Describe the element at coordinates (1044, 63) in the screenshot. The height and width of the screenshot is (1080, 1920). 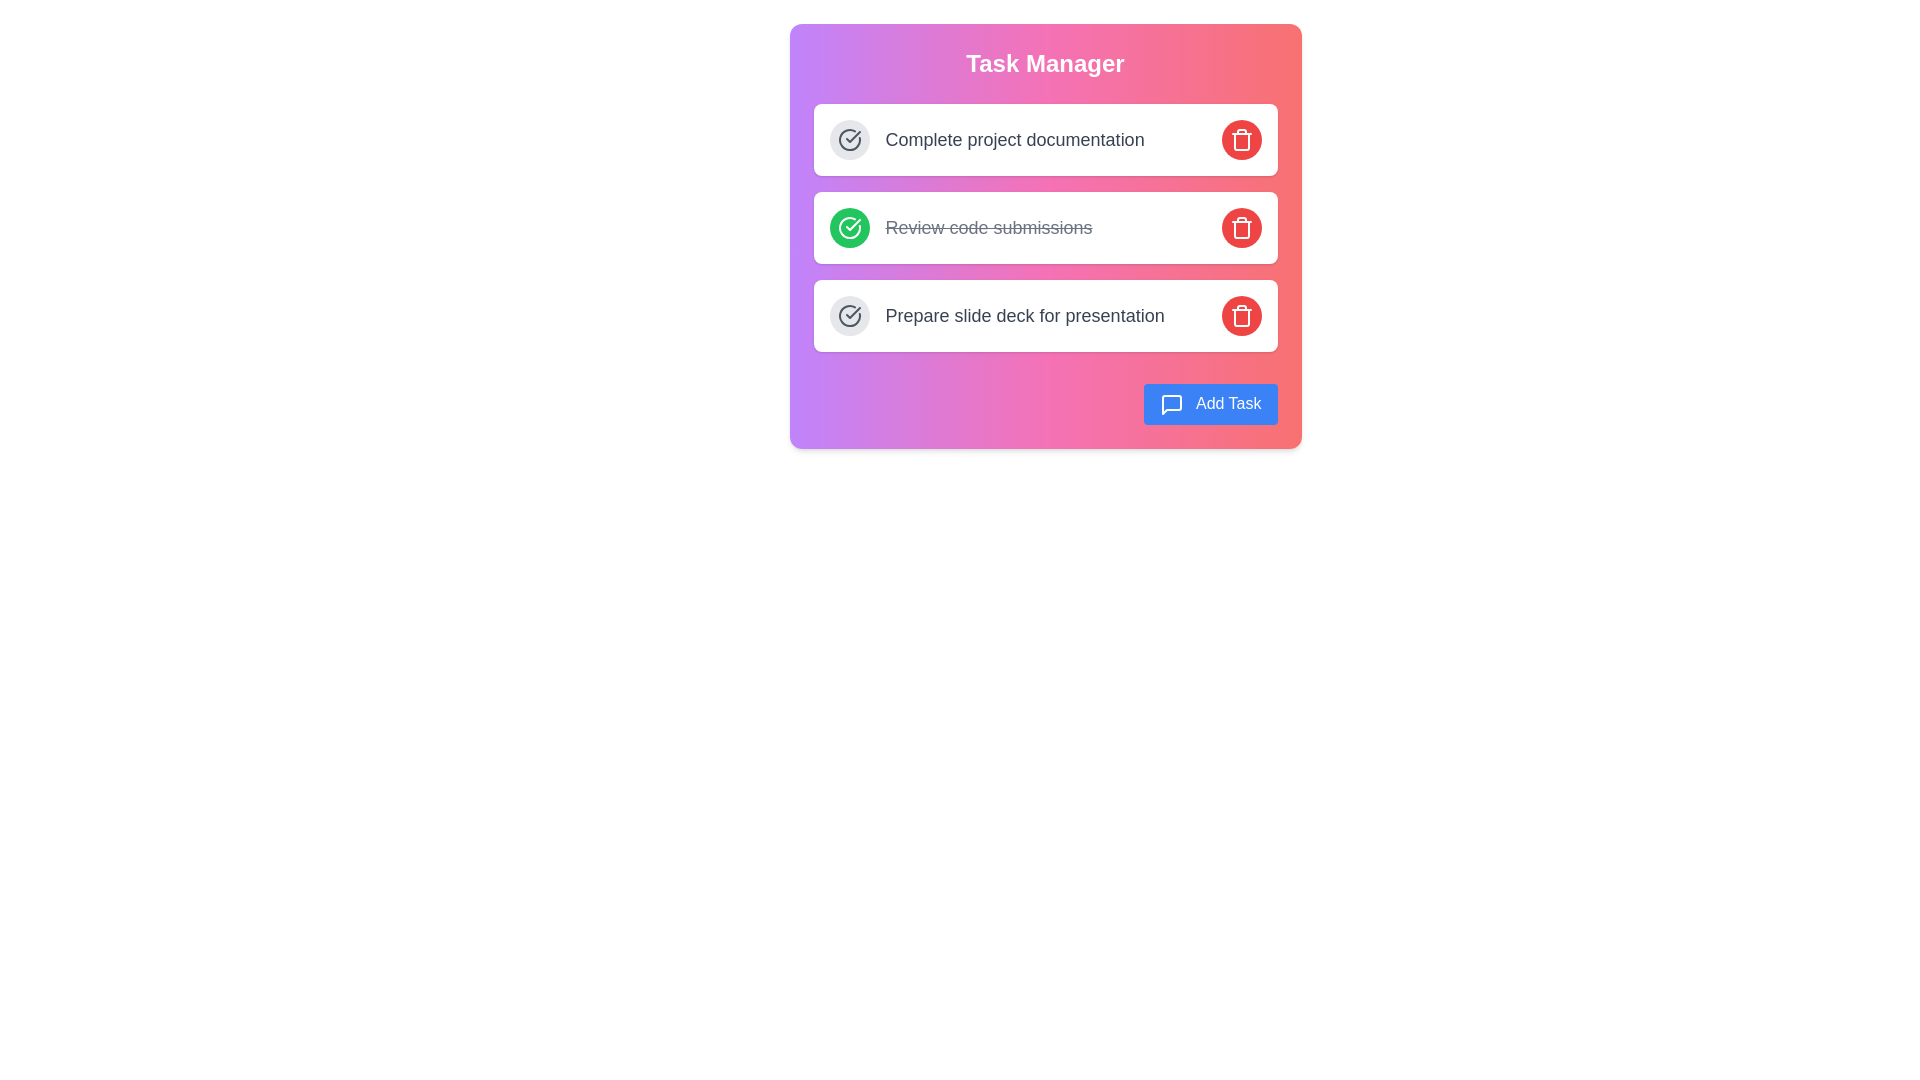
I see `the heading text block labeled 'Task Manager', which is styled with large, bold, and centered white text against a gradient background` at that location.